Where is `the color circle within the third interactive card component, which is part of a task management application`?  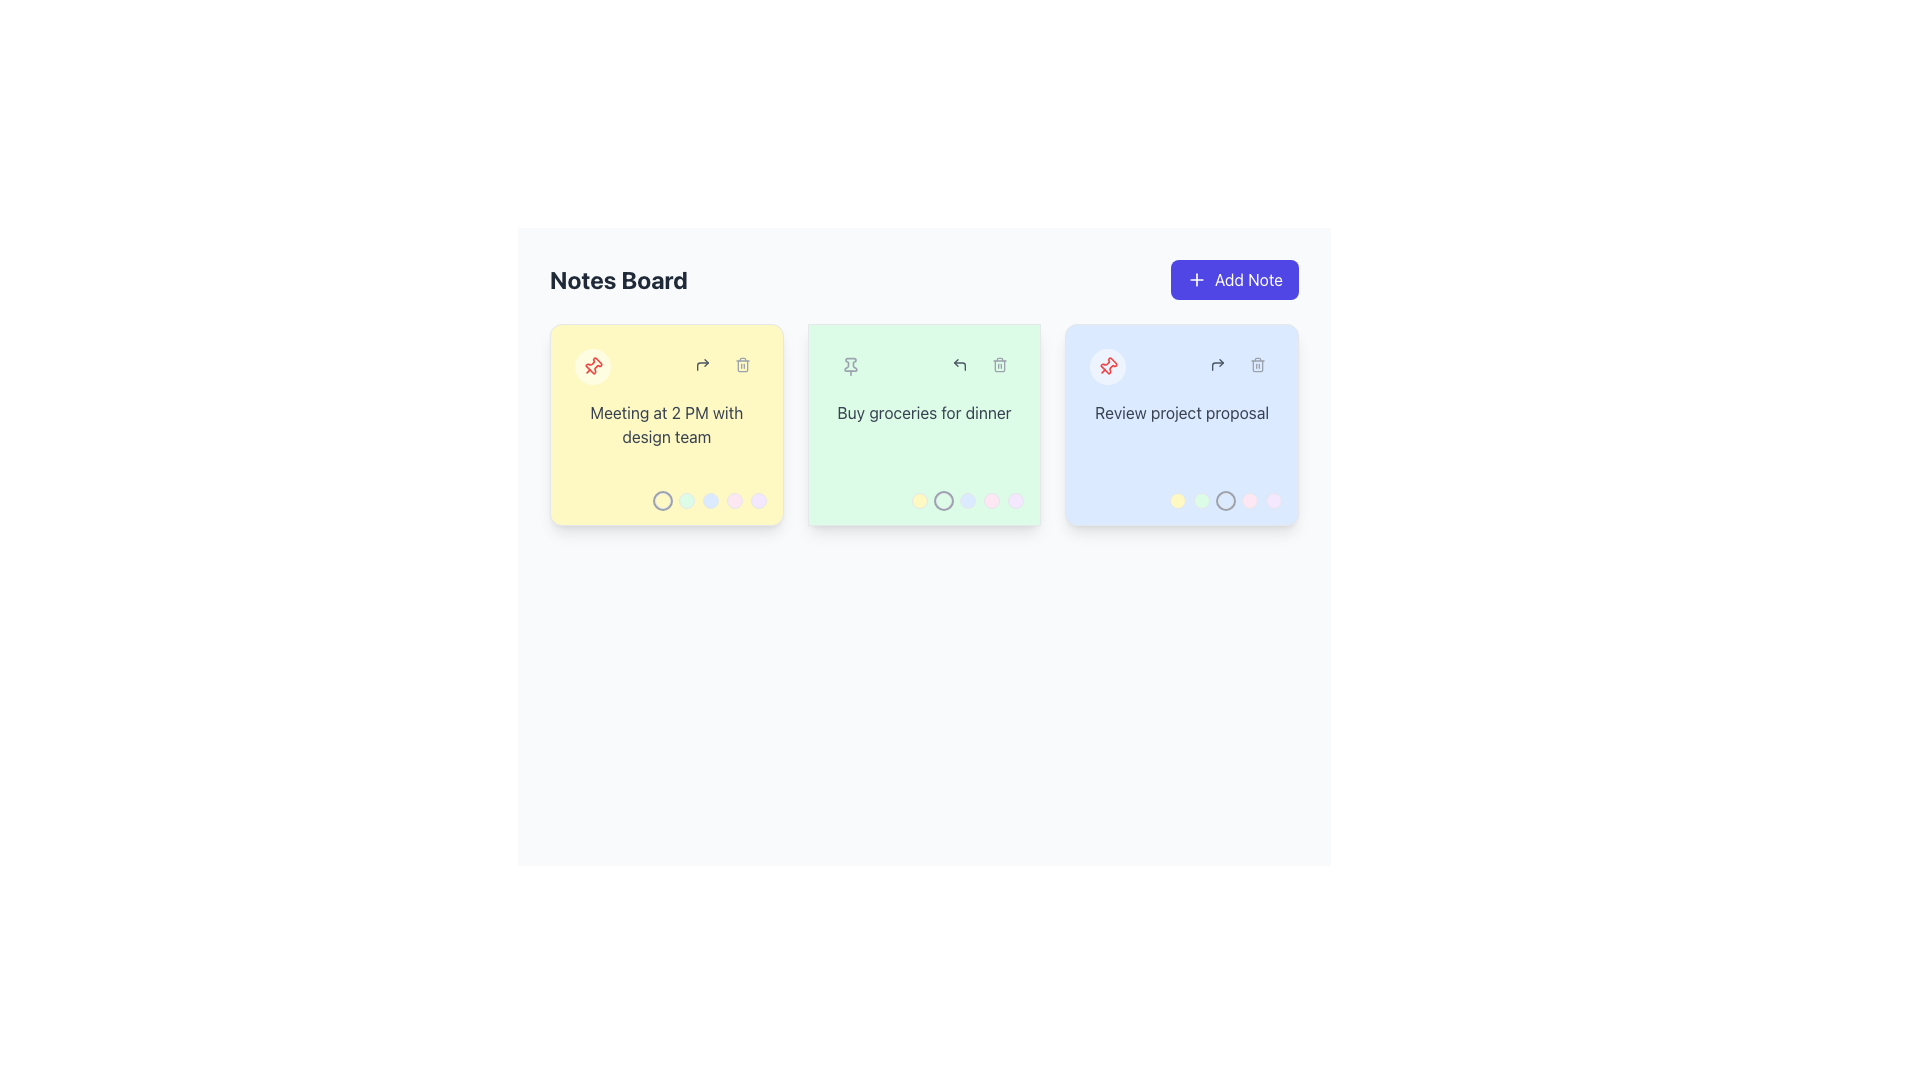 the color circle within the third interactive card component, which is part of a task management application is located at coordinates (1182, 423).